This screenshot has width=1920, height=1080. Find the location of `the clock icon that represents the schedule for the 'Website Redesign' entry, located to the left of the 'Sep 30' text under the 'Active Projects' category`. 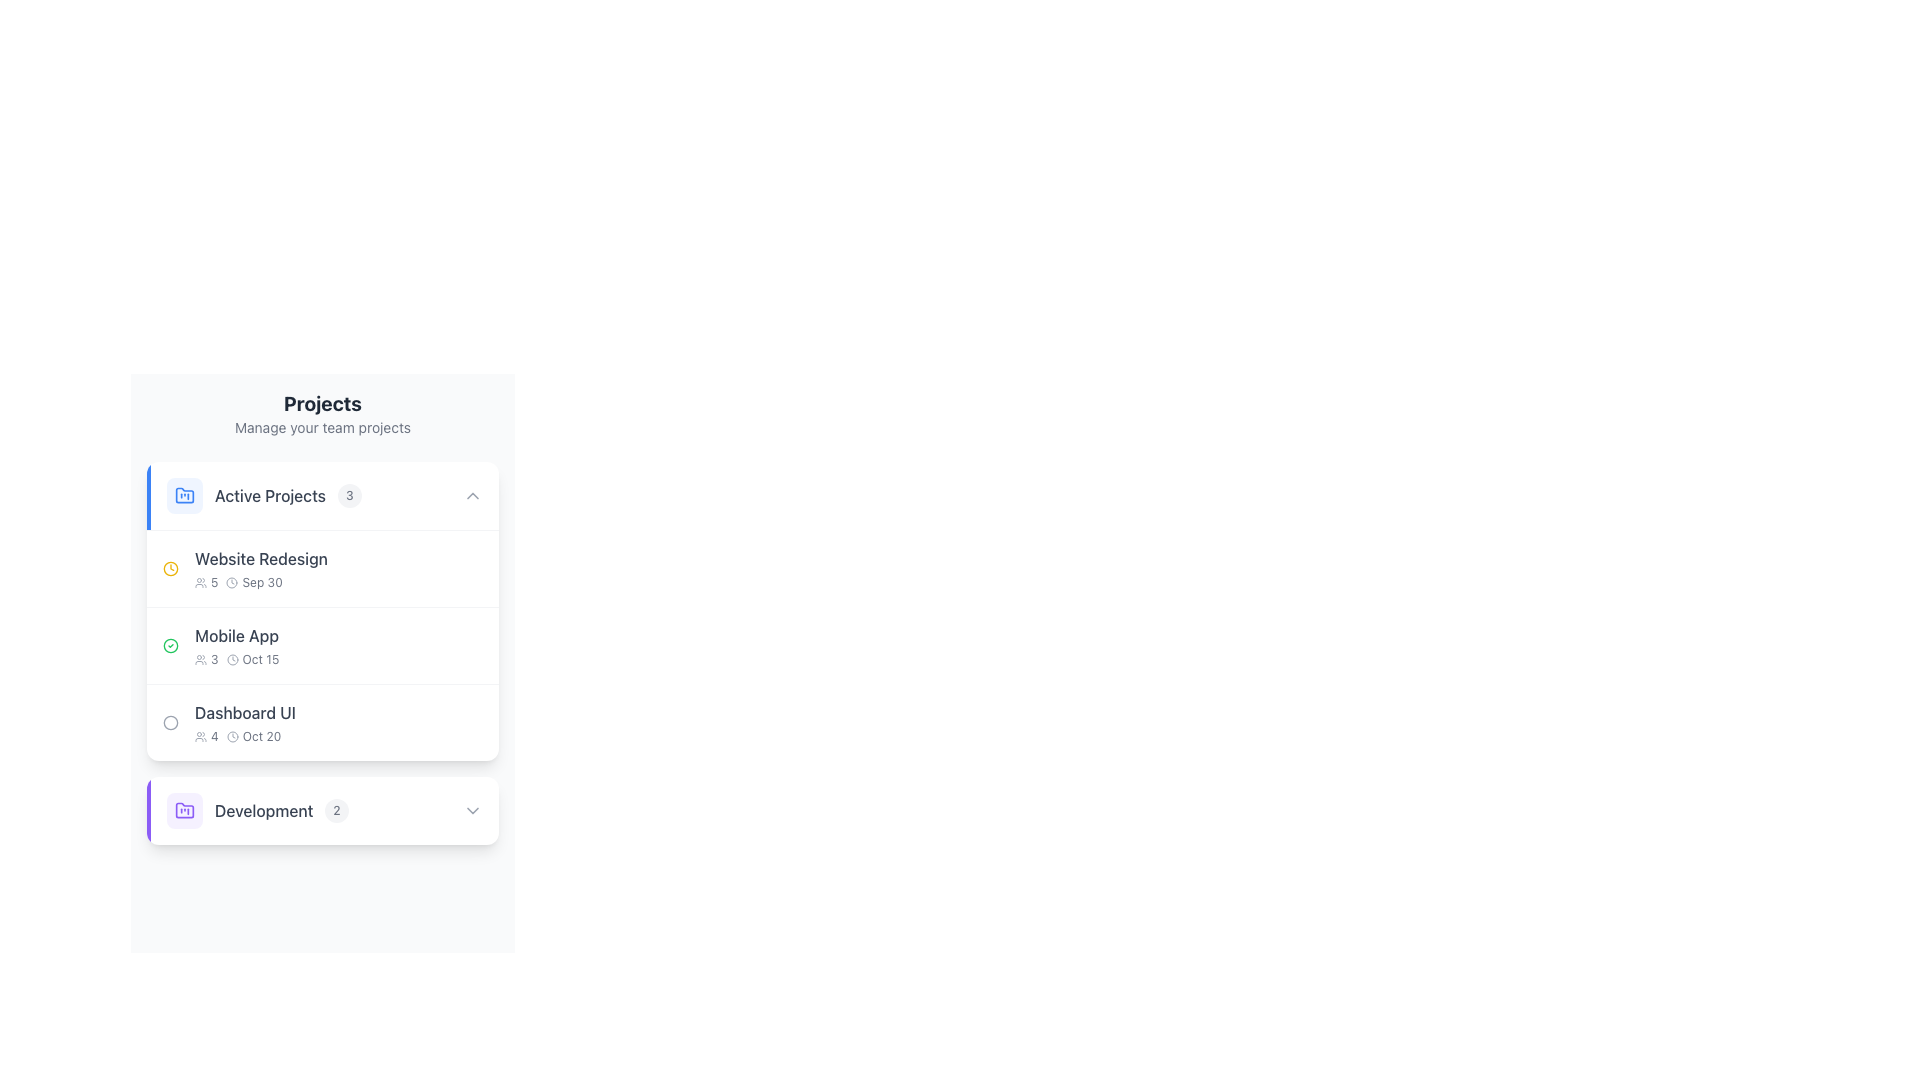

the clock icon that represents the schedule for the 'Website Redesign' entry, located to the left of the 'Sep 30' text under the 'Active Projects' category is located at coordinates (232, 582).